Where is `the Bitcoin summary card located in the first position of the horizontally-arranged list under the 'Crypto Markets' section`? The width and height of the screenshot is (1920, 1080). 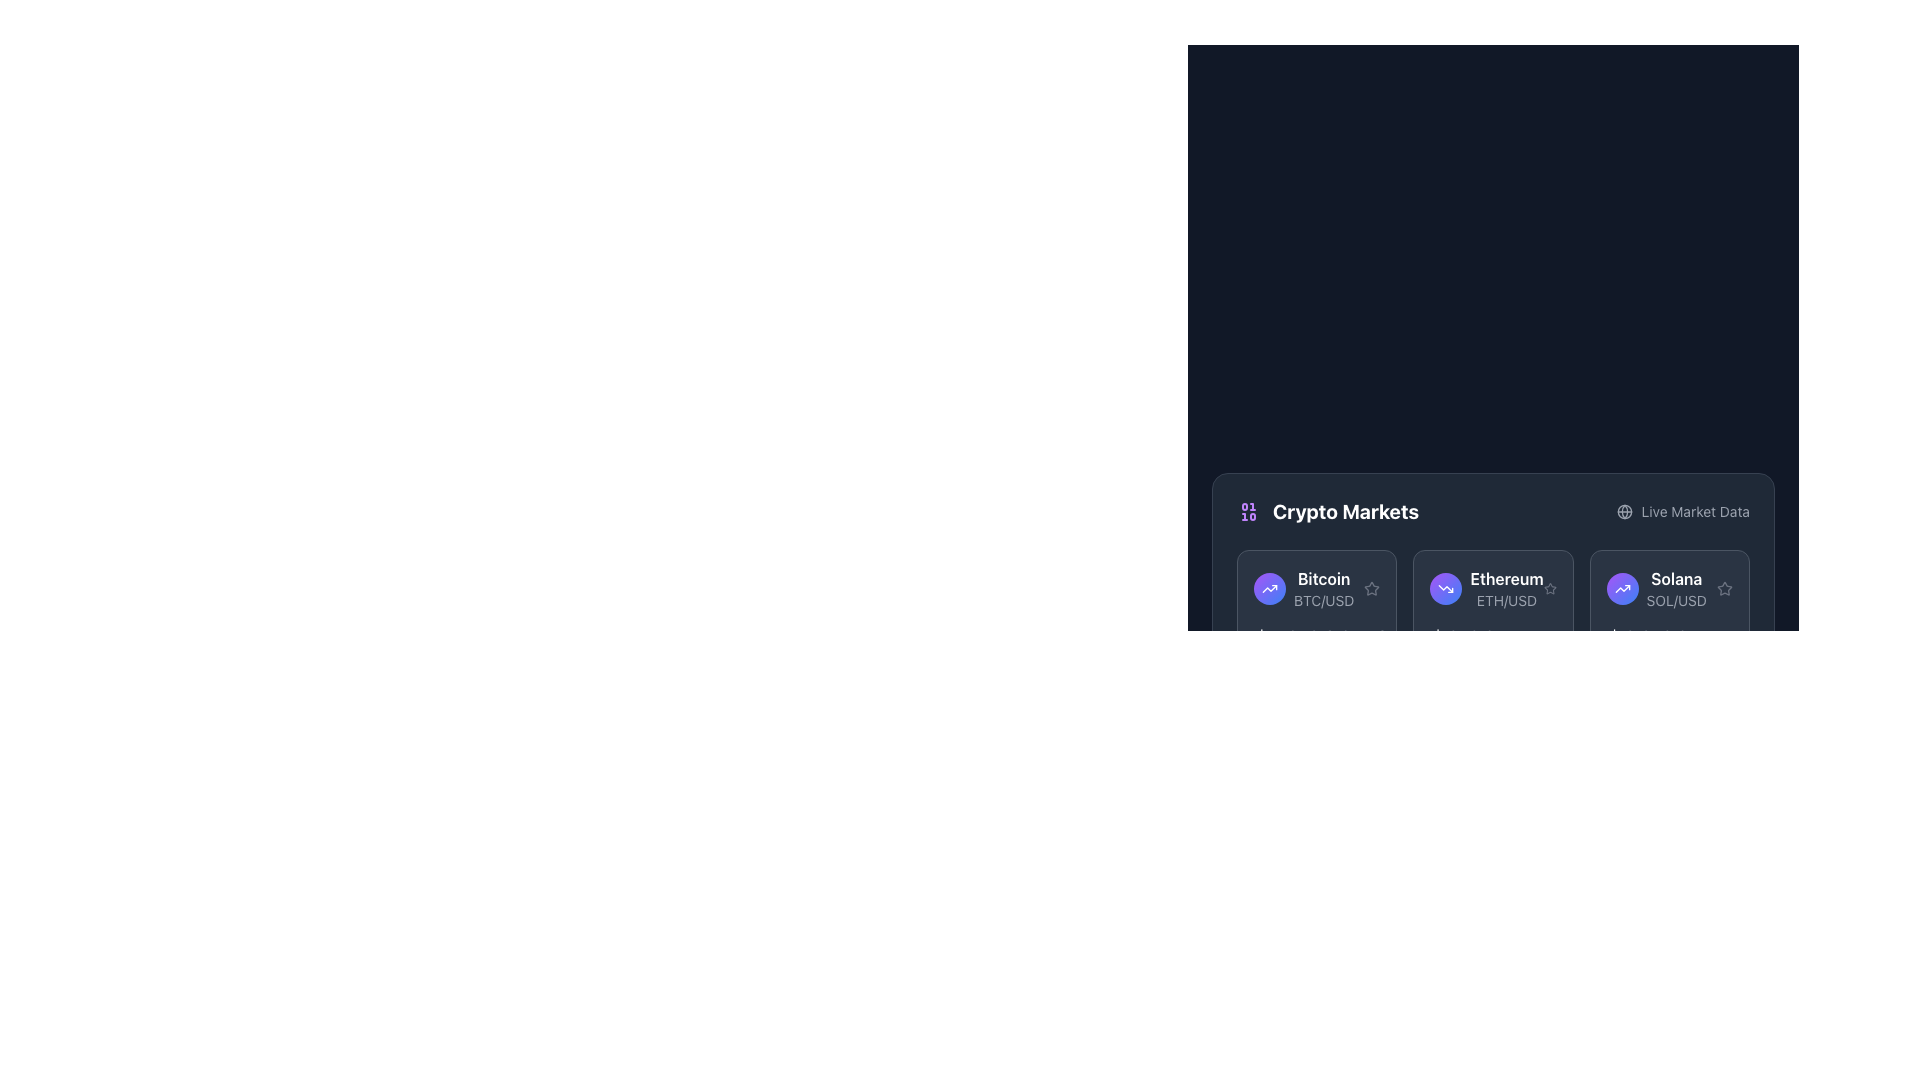 the Bitcoin summary card located in the first position of the horizontally-arranged list under the 'Crypto Markets' section is located at coordinates (1317, 588).